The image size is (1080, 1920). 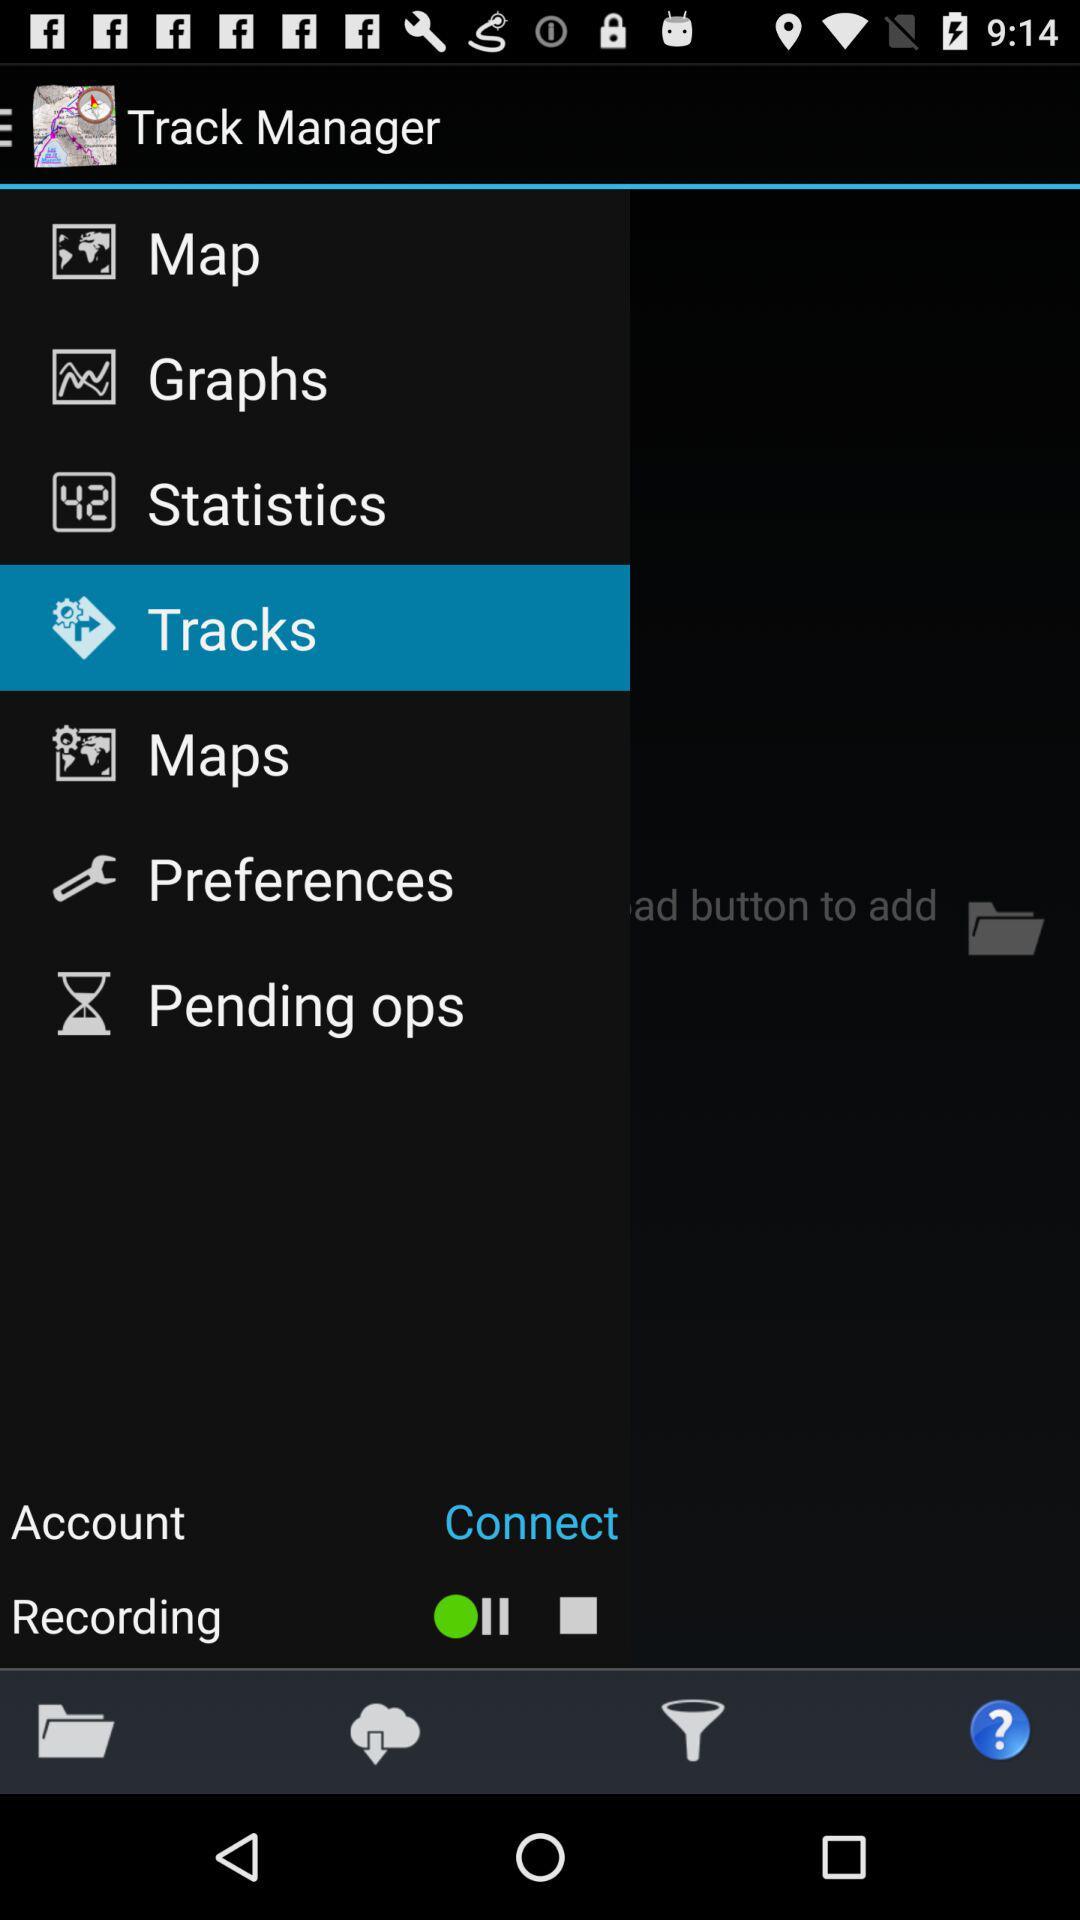 What do you see at coordinates (472, 1615) in the screenshot?
I see `item next to recording icon` at bounding box center [472, 1615].